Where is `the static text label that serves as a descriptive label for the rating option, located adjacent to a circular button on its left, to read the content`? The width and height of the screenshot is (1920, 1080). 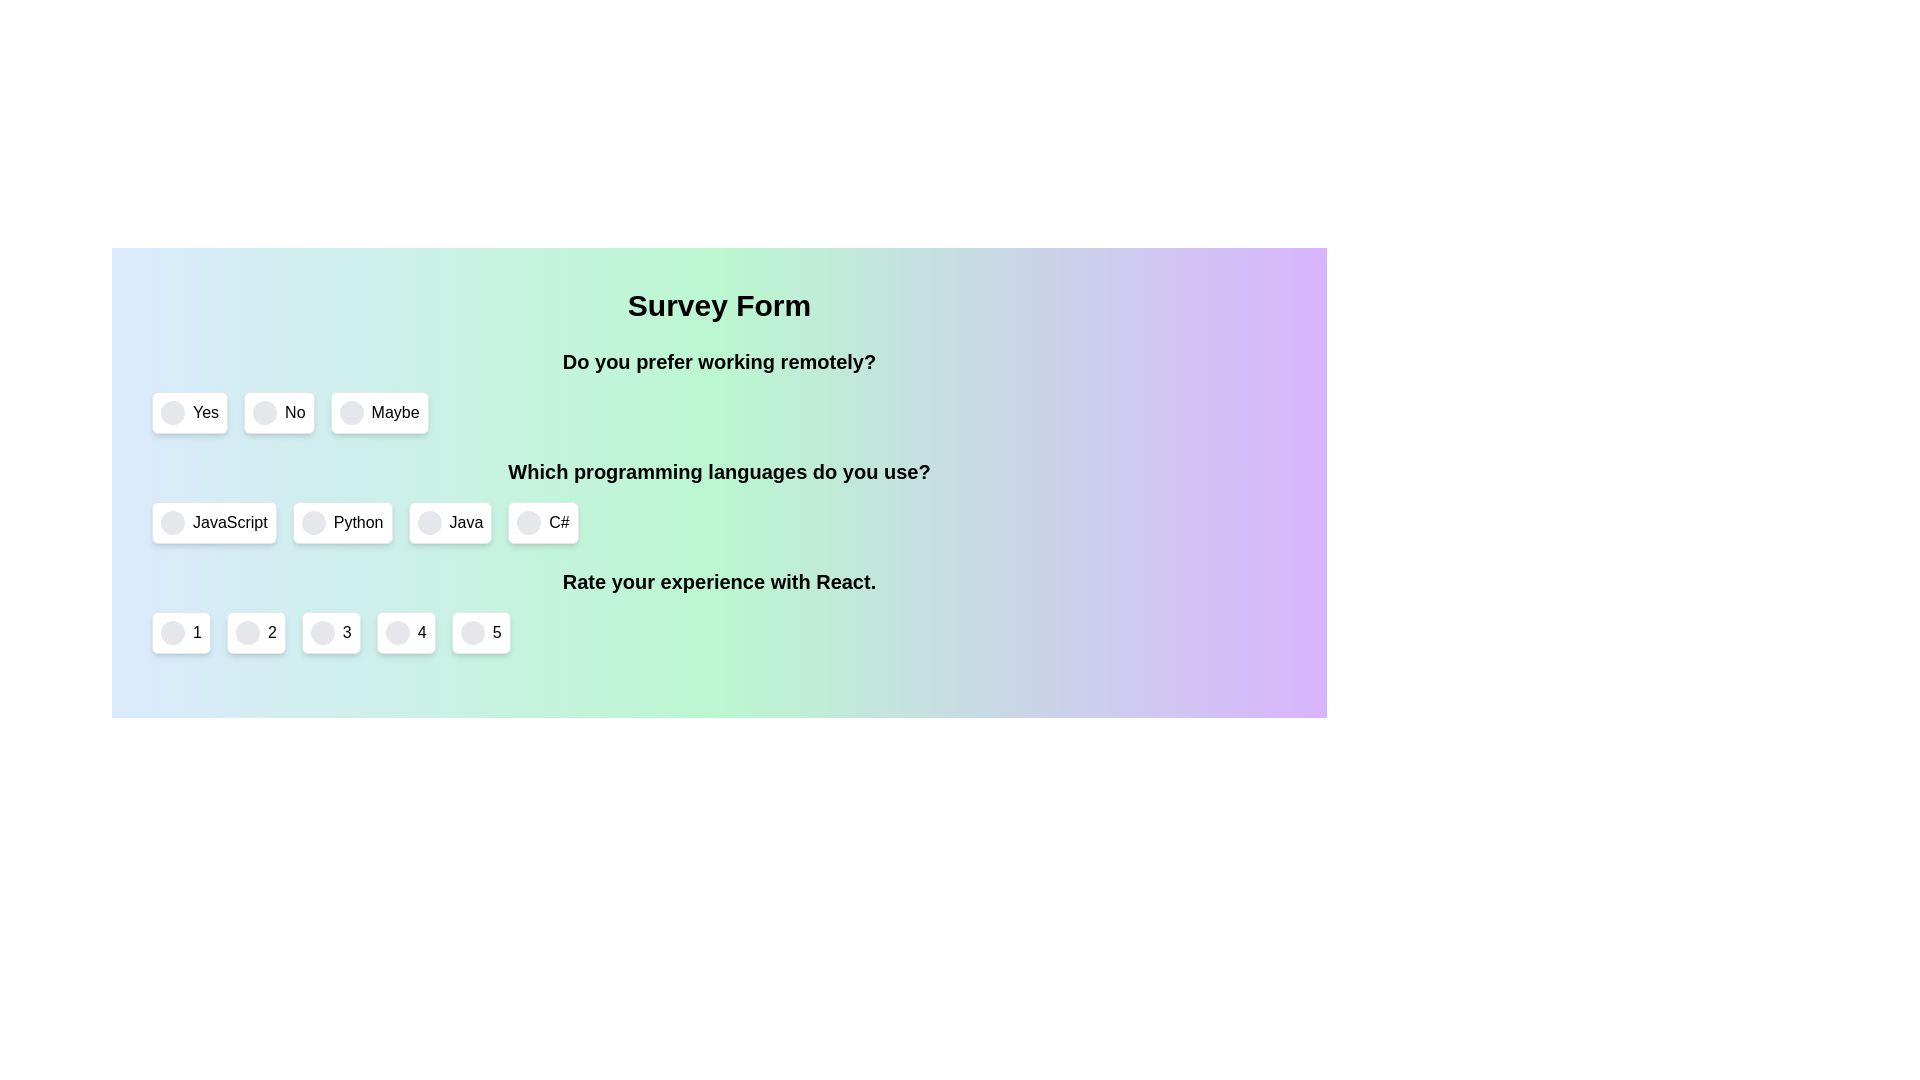 the static text label that serves as a descriptive label for the rating option, located adjacent to a circular button on its left, to read the content is located at coordinates (197, 632).